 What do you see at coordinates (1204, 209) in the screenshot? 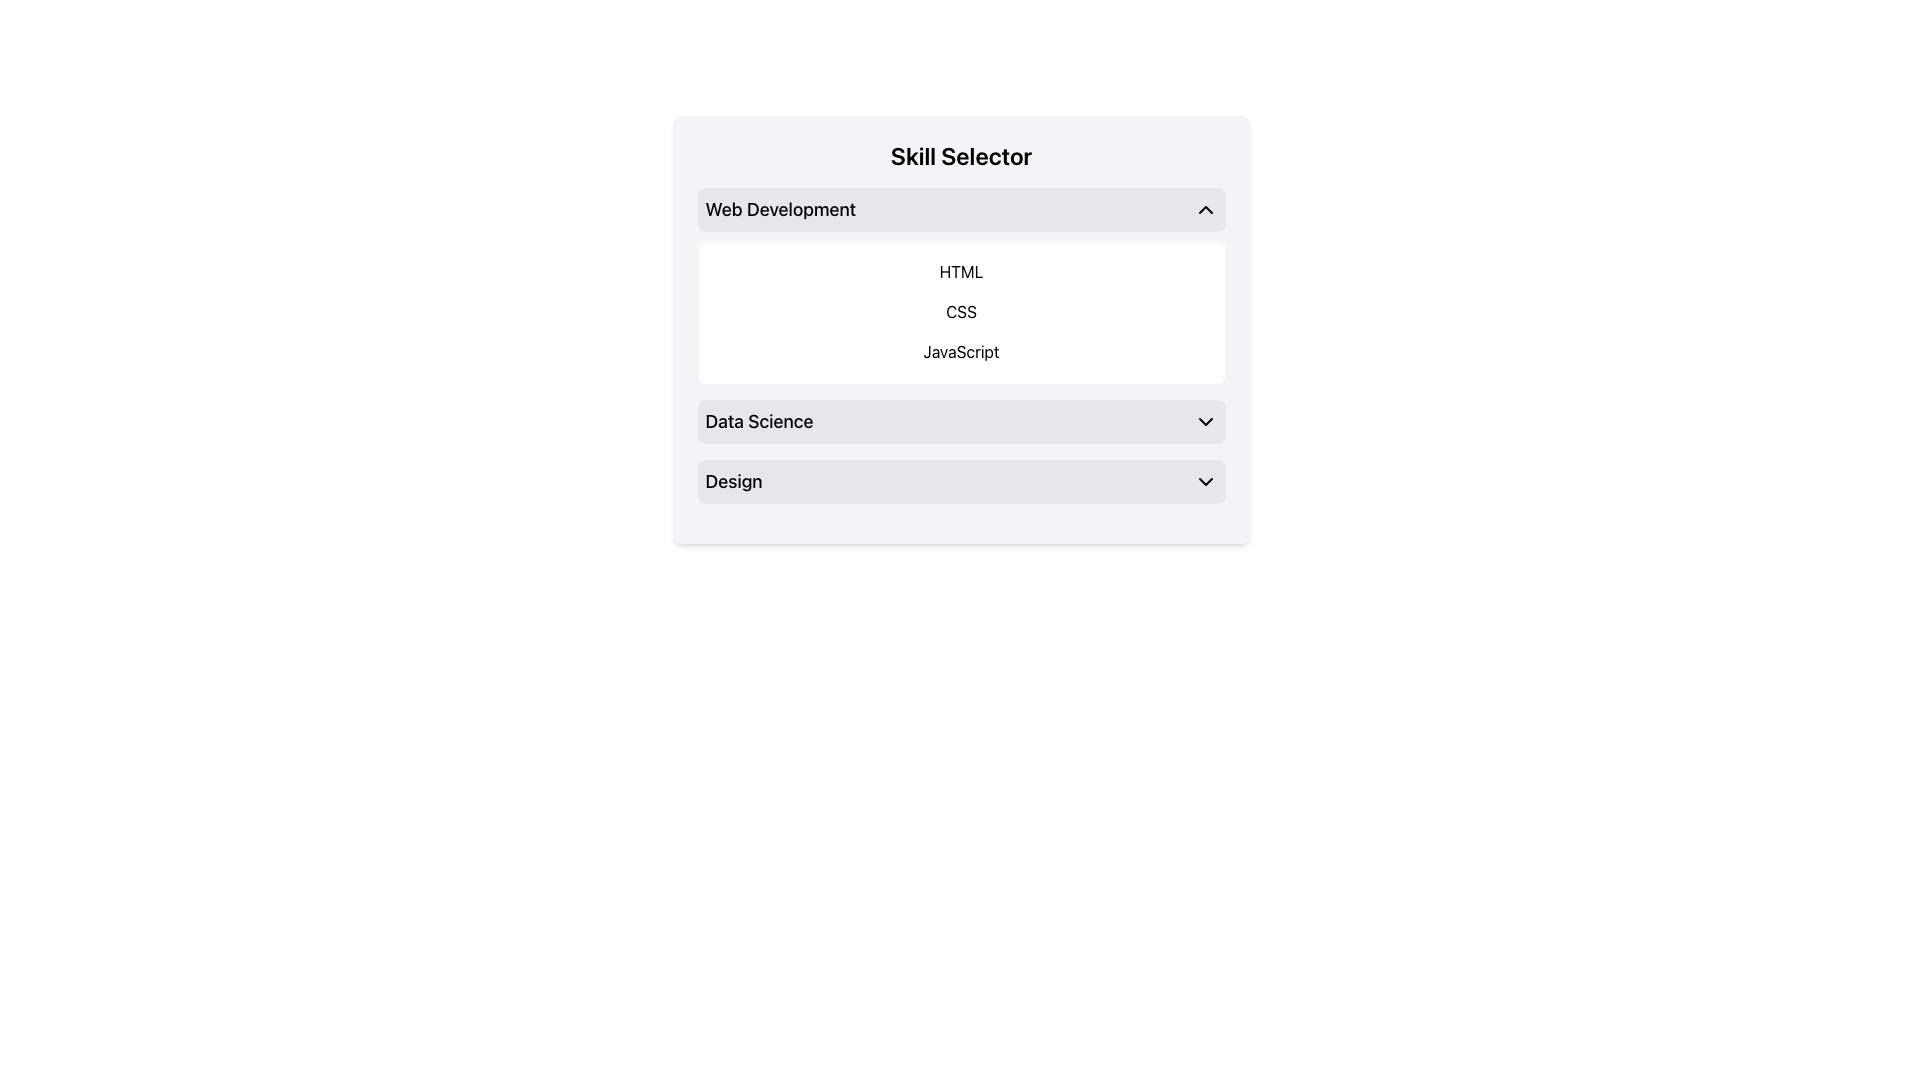
I see `the upward-pointing chevron icon located to the far right of the 'Web Development' section` at bounding box center [1204, 209].